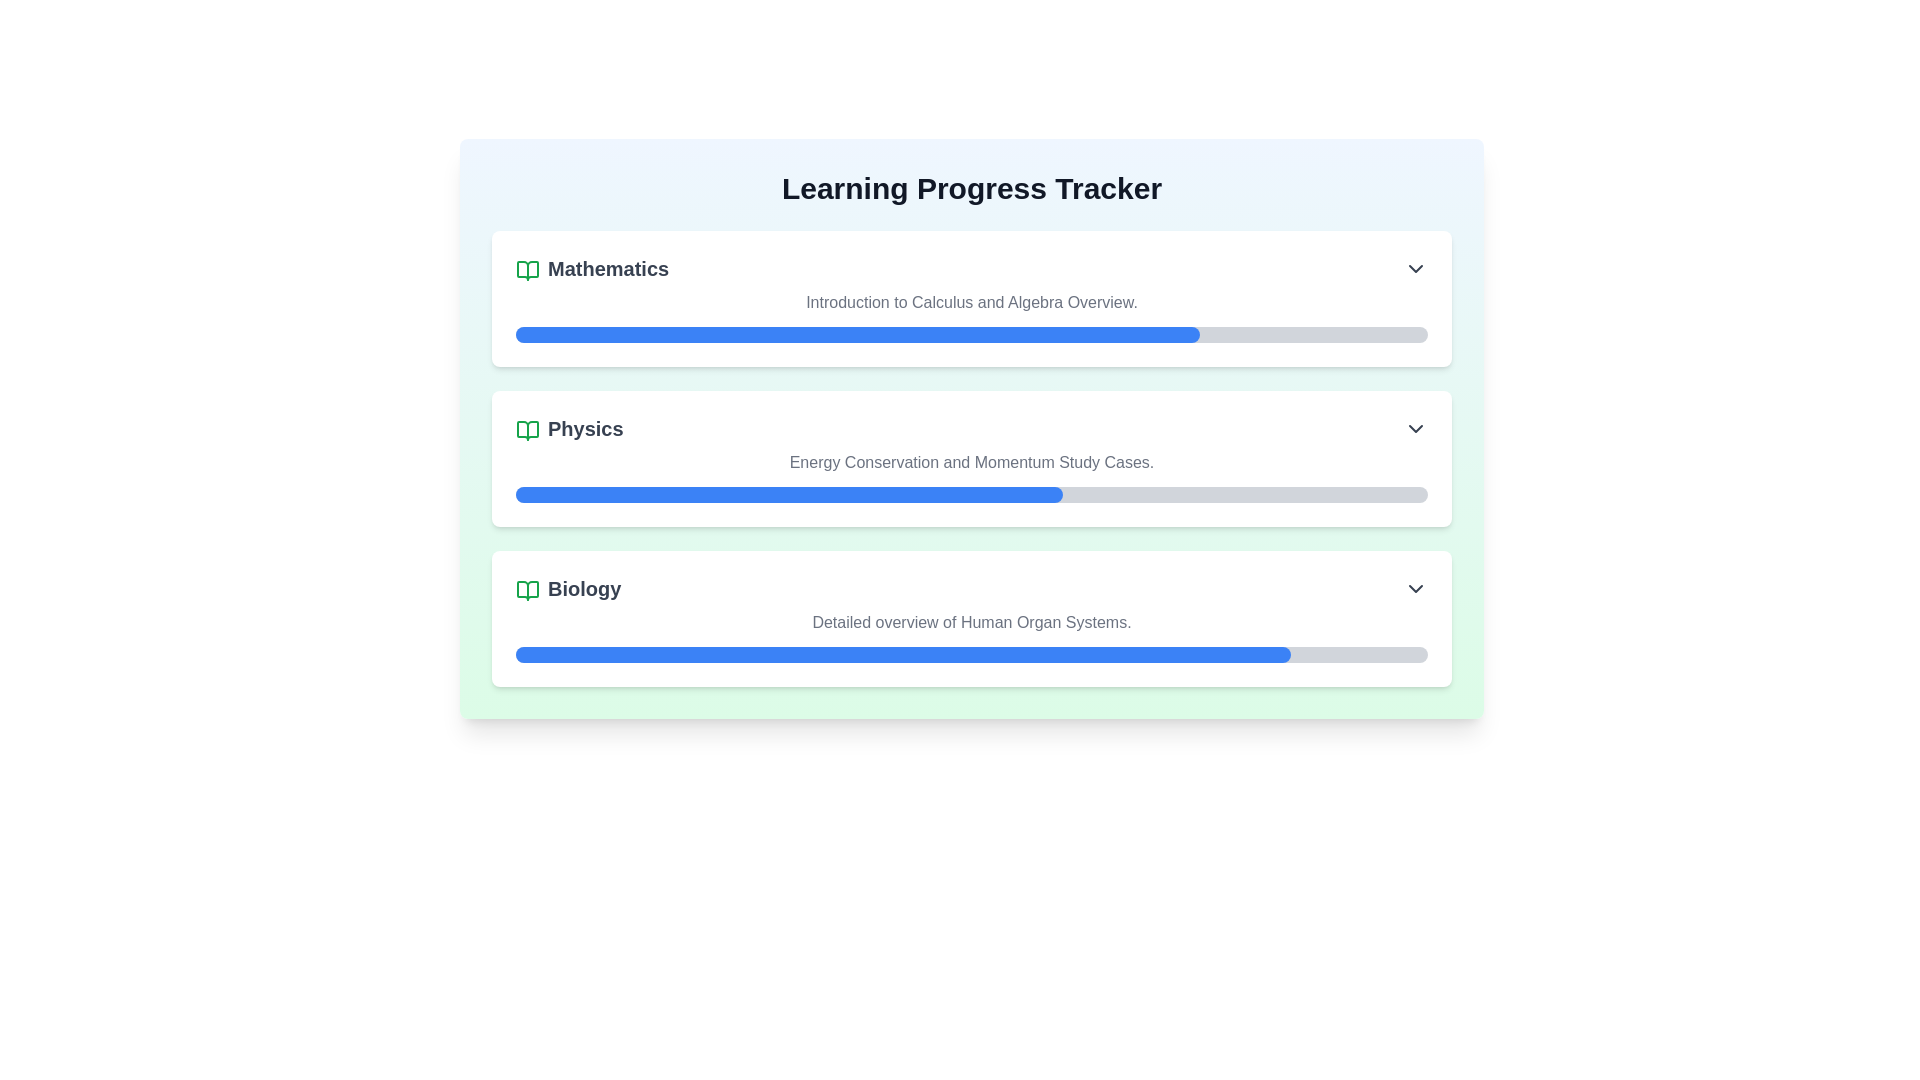 Image resolution: width=1920 pixels, height=1080 pixels. What do you see at coordinates (971, 189) in the screenshot?
I see `the title text that serves as the header for the section, which is located at the top of the component above the list of educational topics` at bounding box center [971, 189].